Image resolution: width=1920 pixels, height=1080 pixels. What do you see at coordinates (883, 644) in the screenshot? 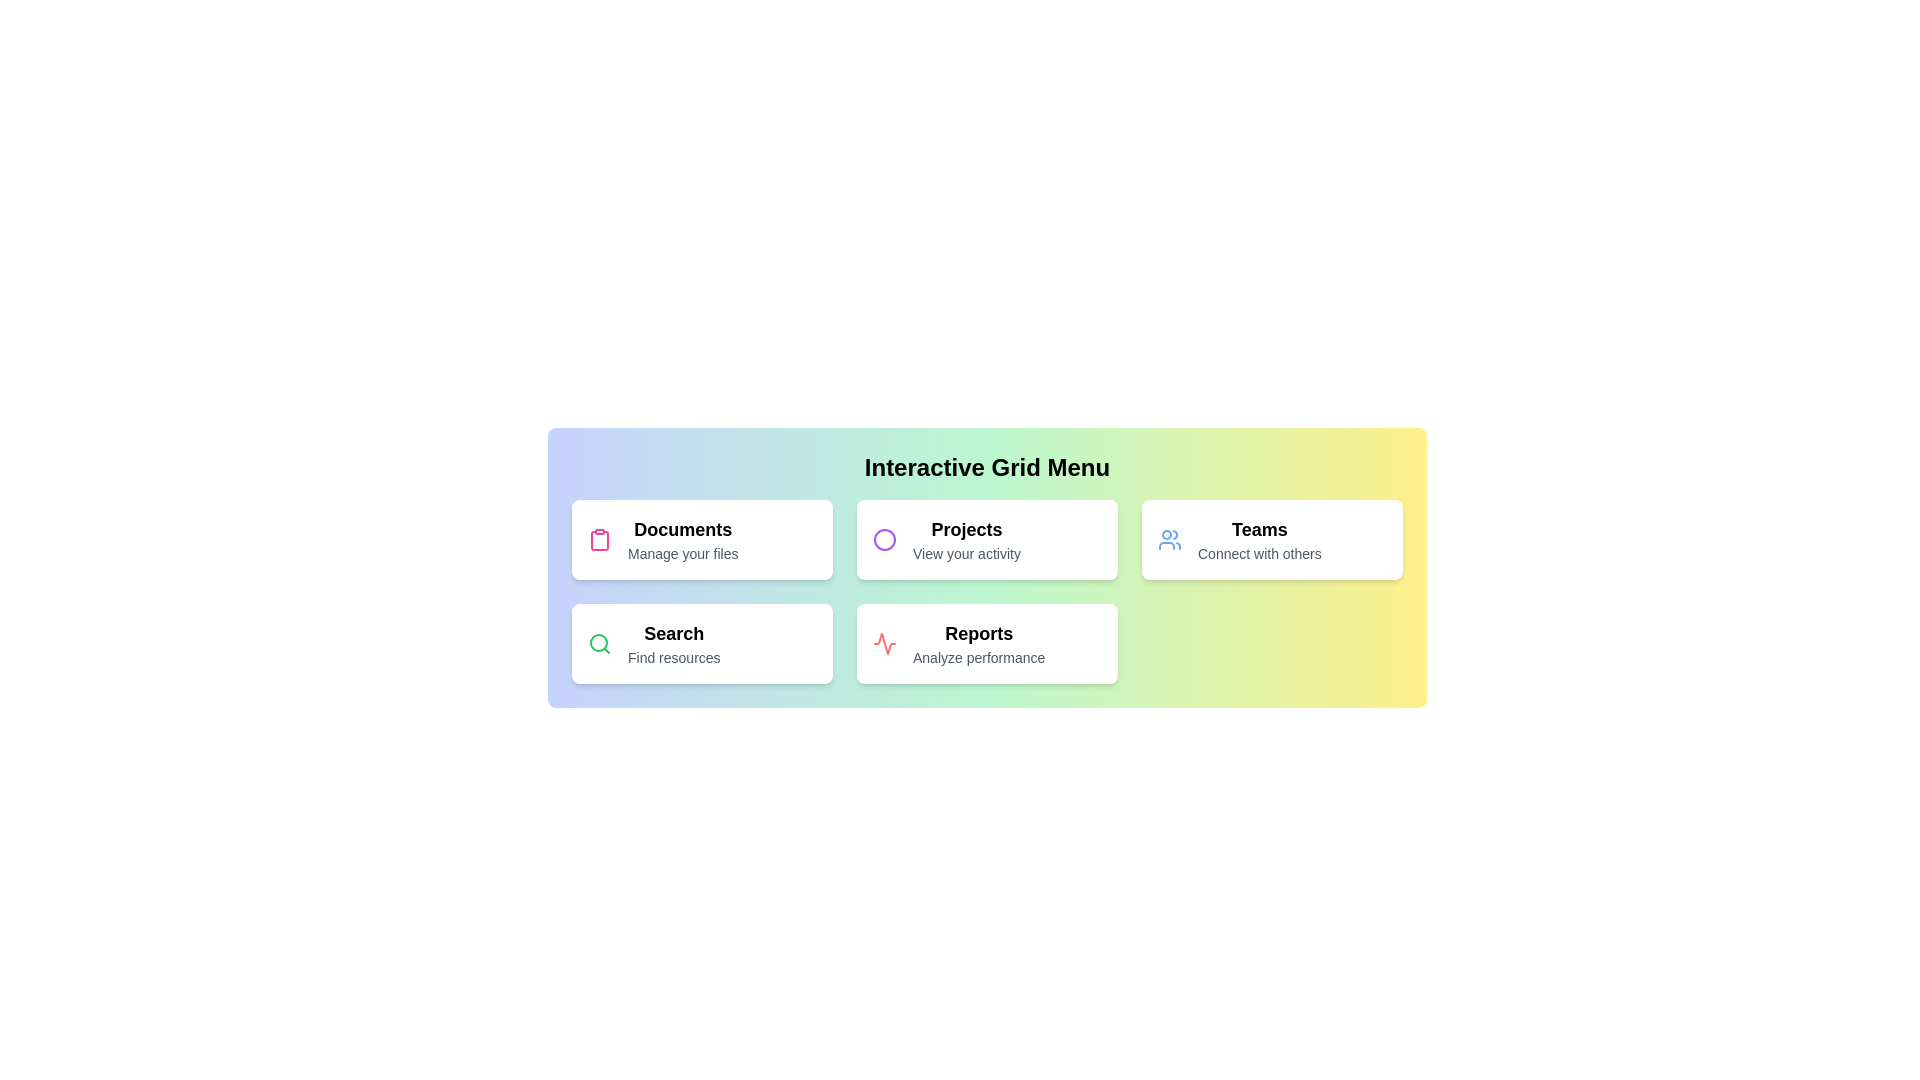
I see `the icon associated with Reports to inspect it` at bounding box center [883, 644].